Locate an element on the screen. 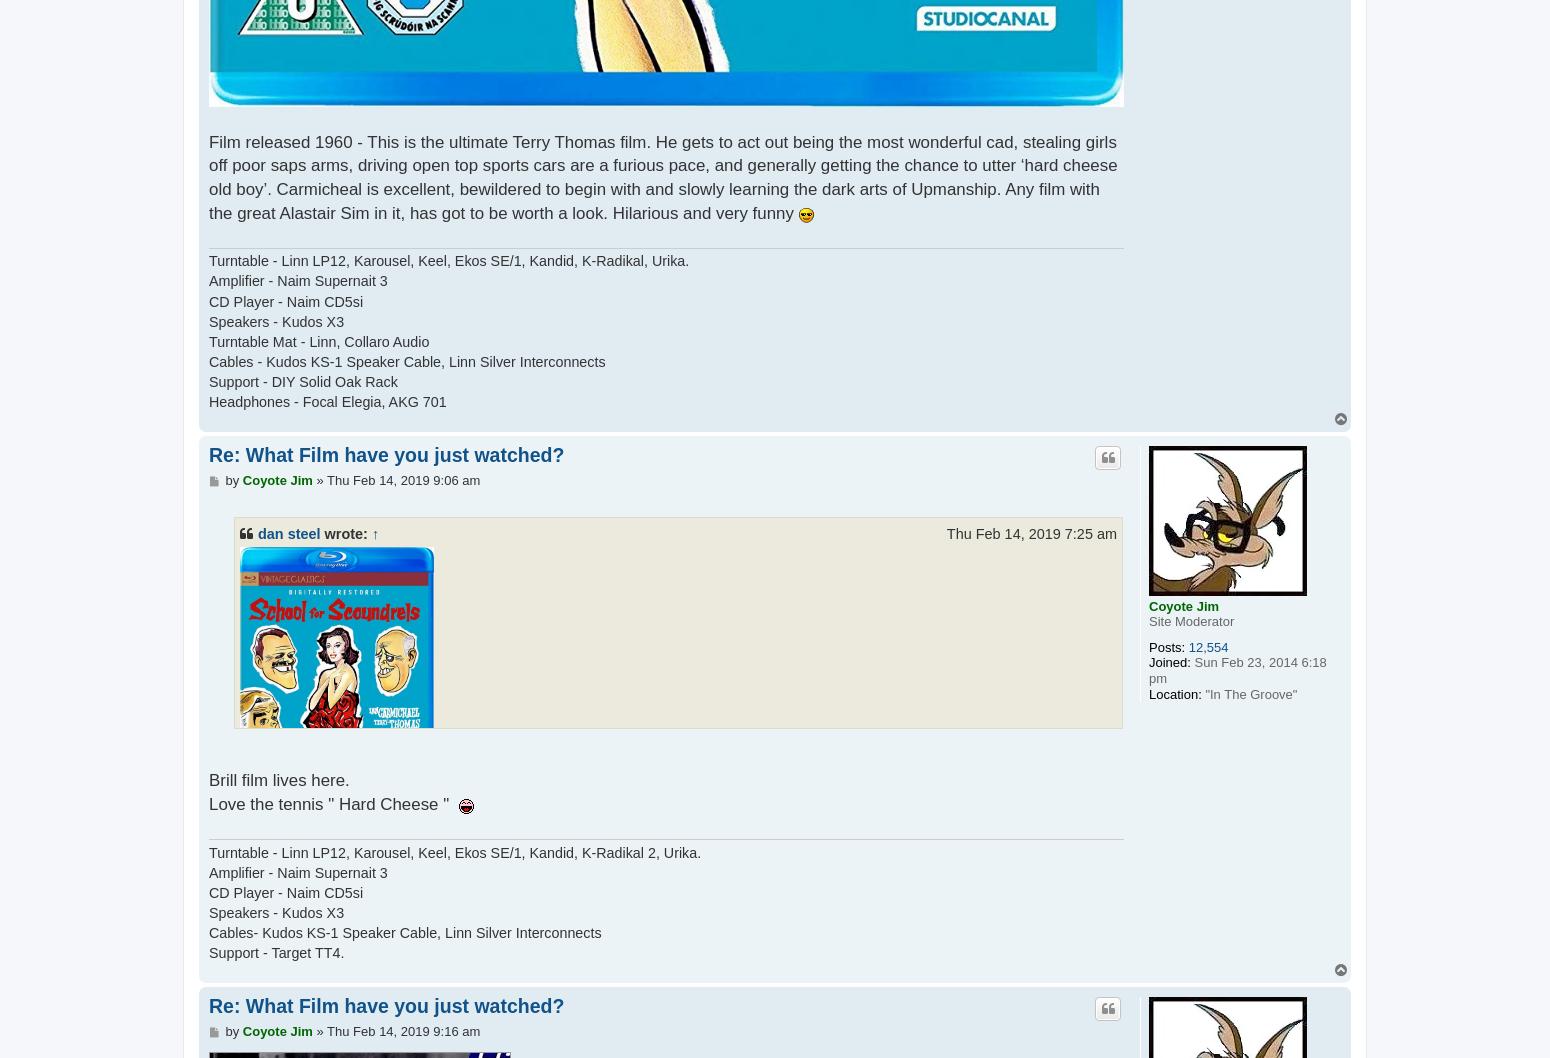  'Thu Feb 14, 2019 7:25 am' is located at coordinates (944, 533).